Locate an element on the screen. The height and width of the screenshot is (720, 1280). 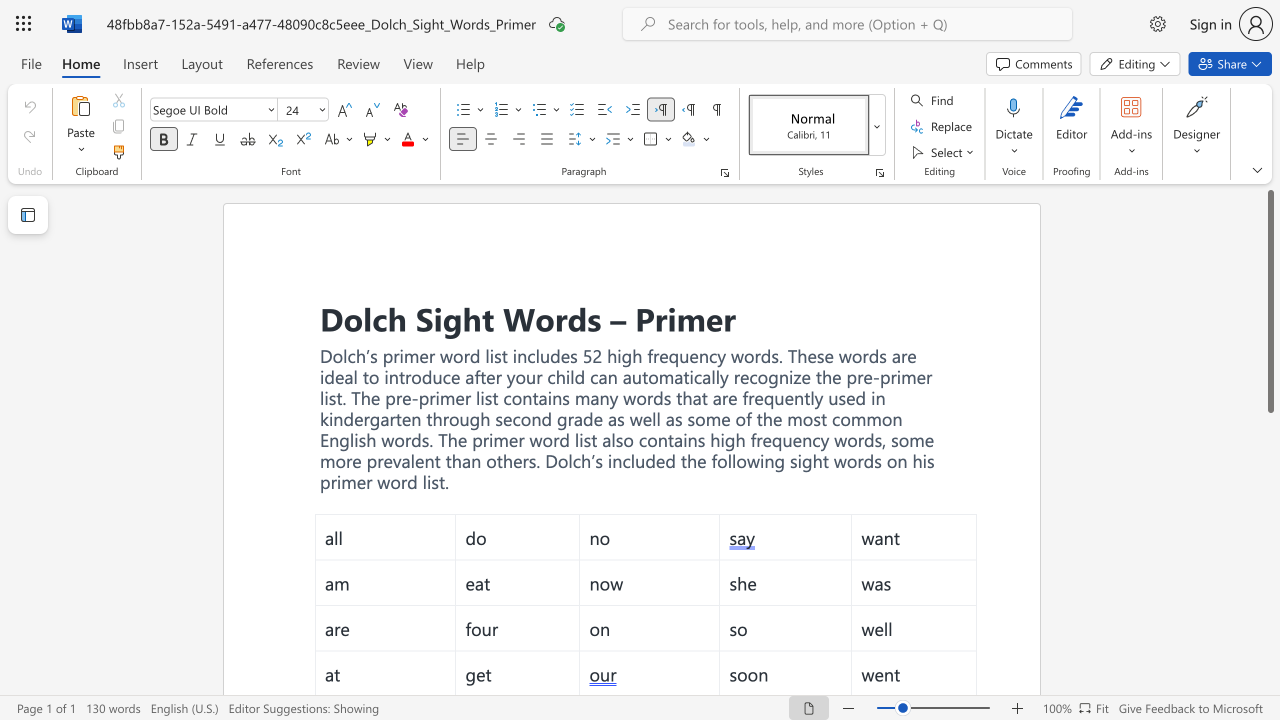
the 1th character "t" in the text is located at coordinates (488, 317).